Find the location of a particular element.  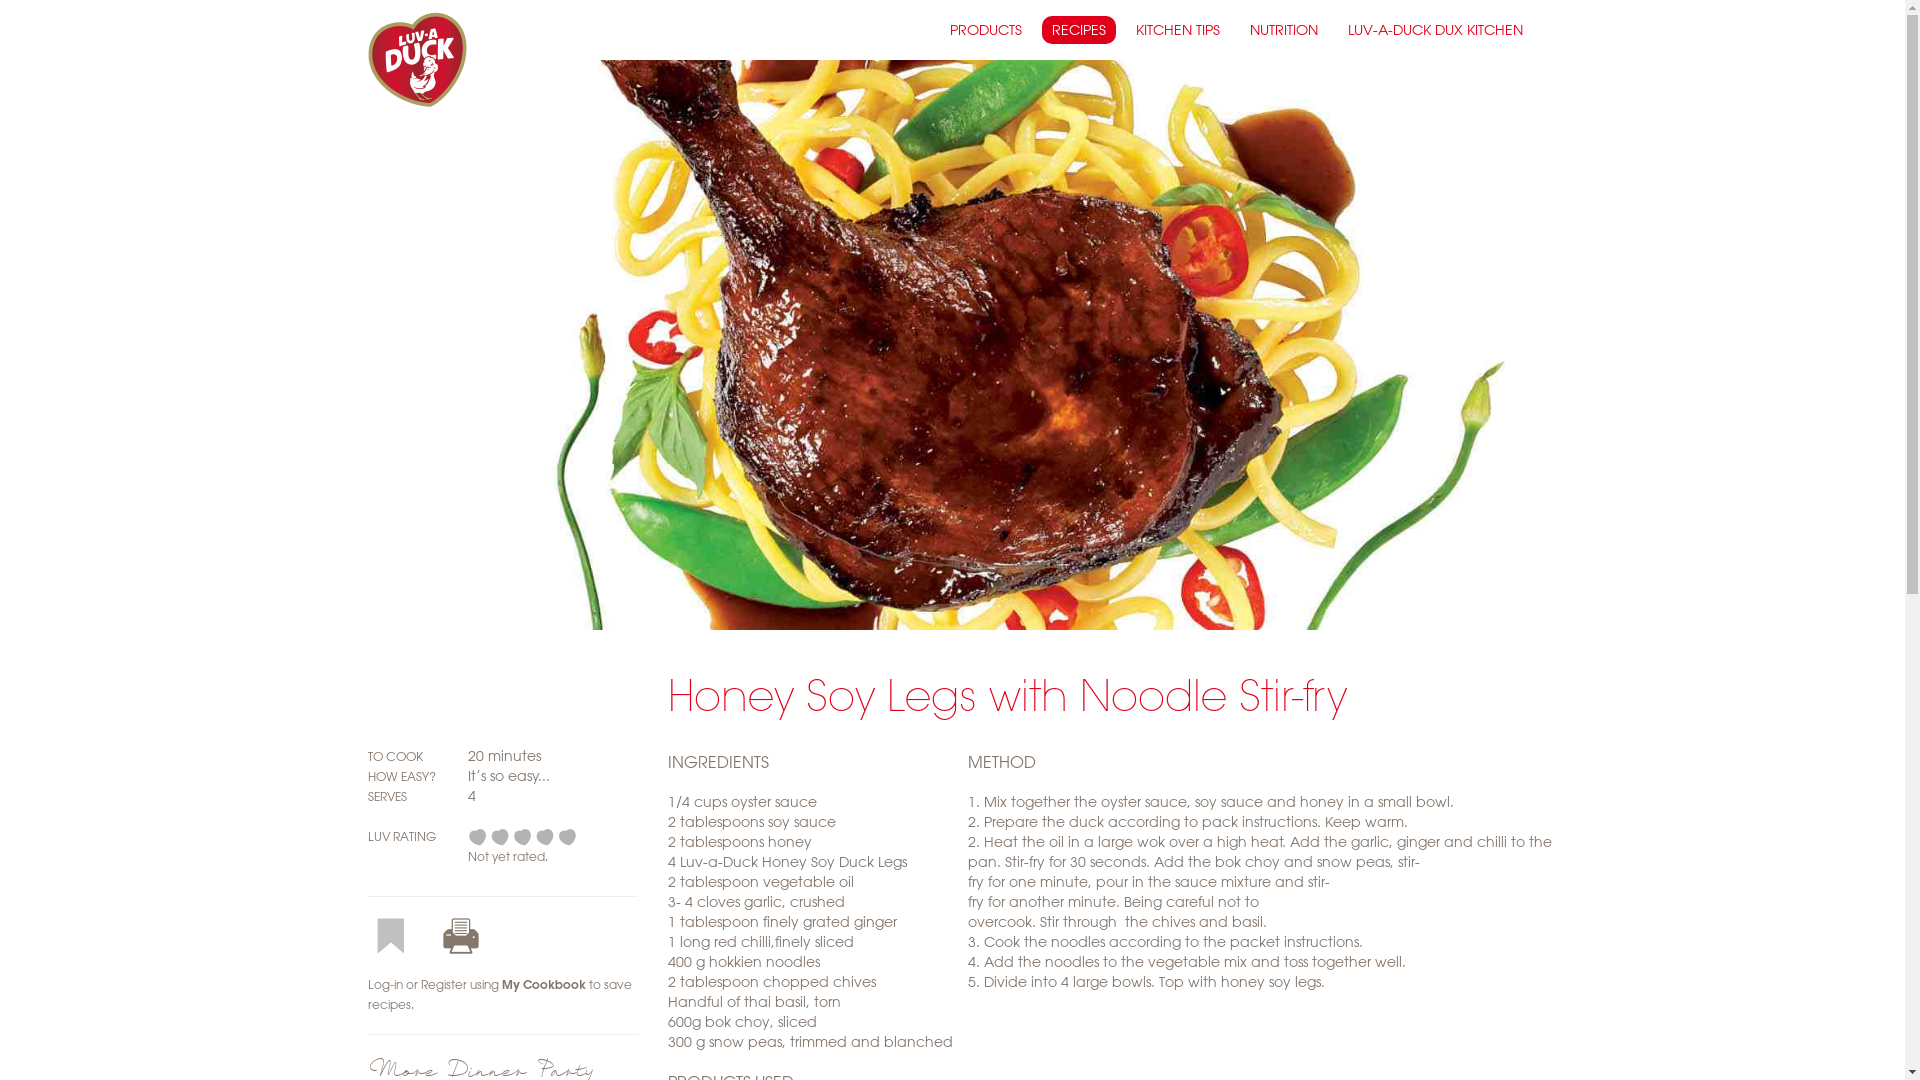

'PRODUCTS' is located at coordinates (985, 30).